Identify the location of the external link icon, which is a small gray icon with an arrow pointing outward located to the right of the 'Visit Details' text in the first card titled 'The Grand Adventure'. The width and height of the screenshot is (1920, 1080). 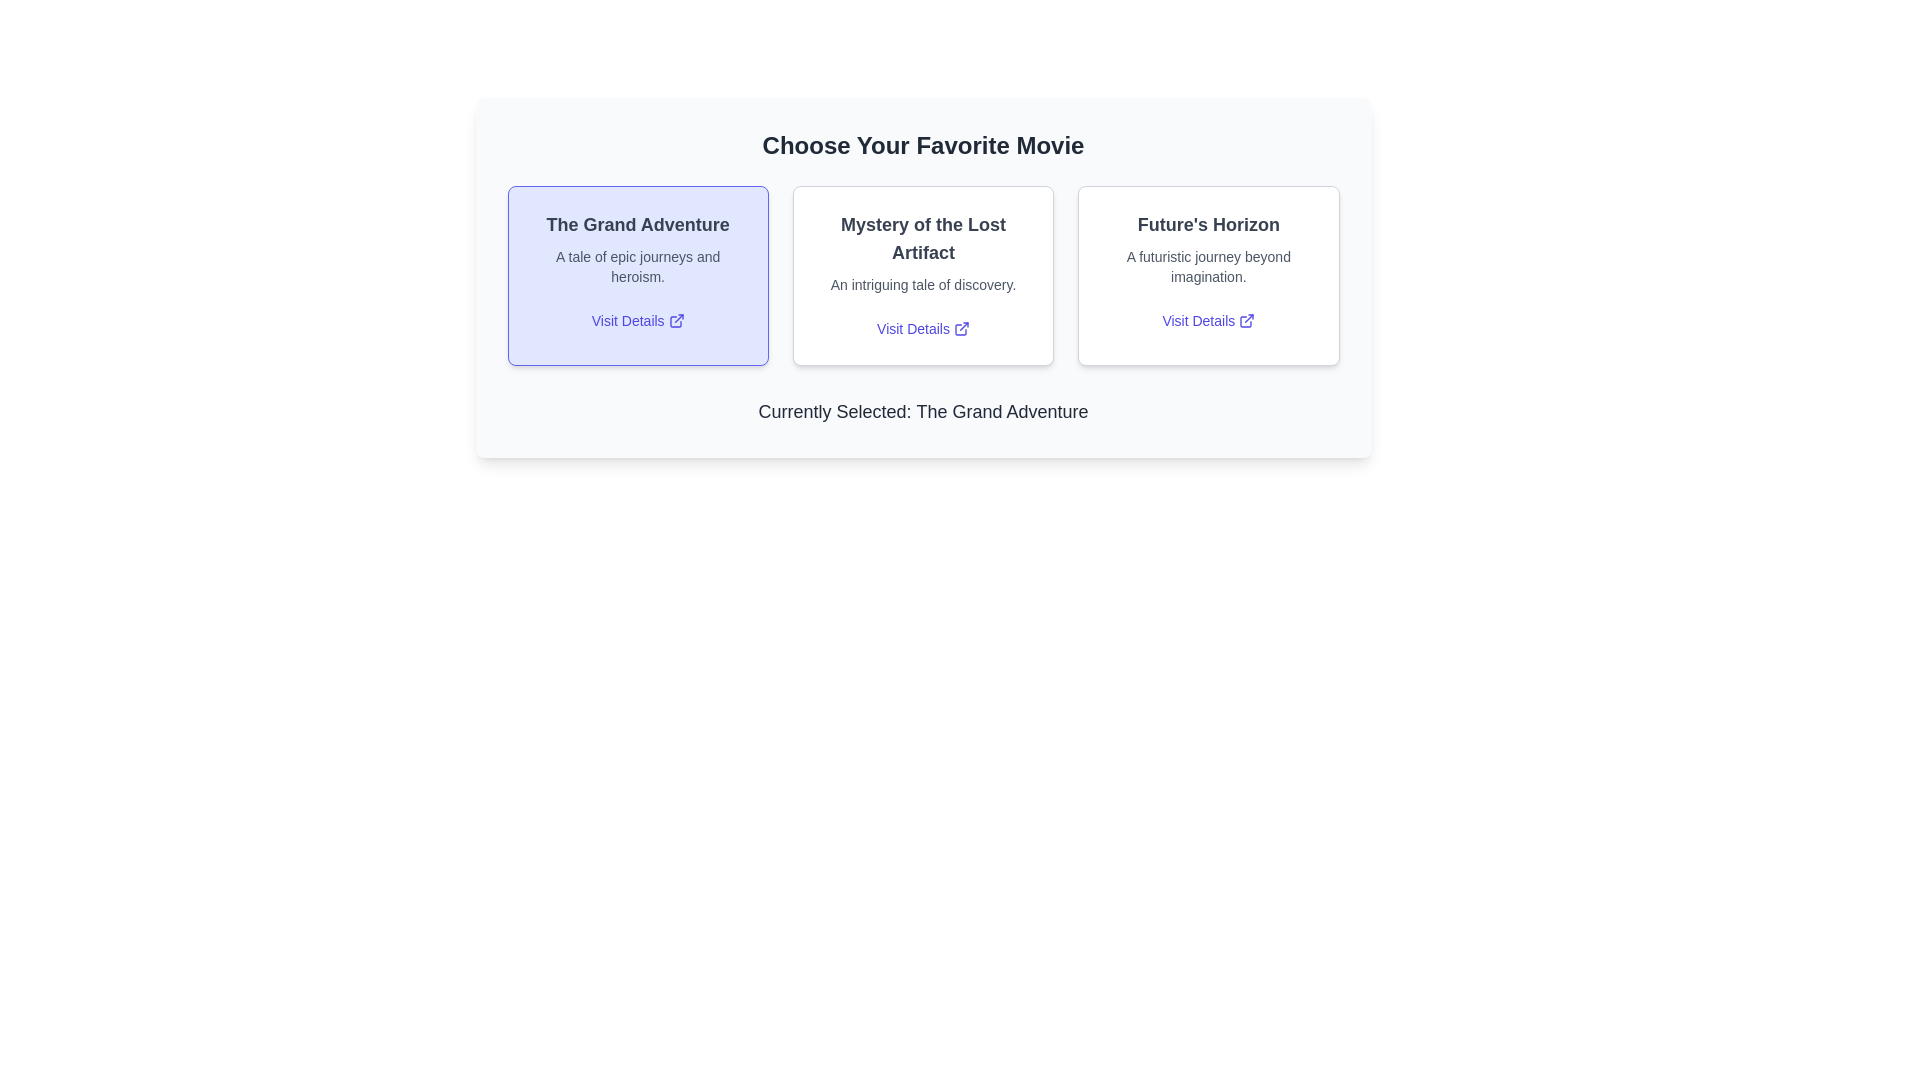
(676, 319).